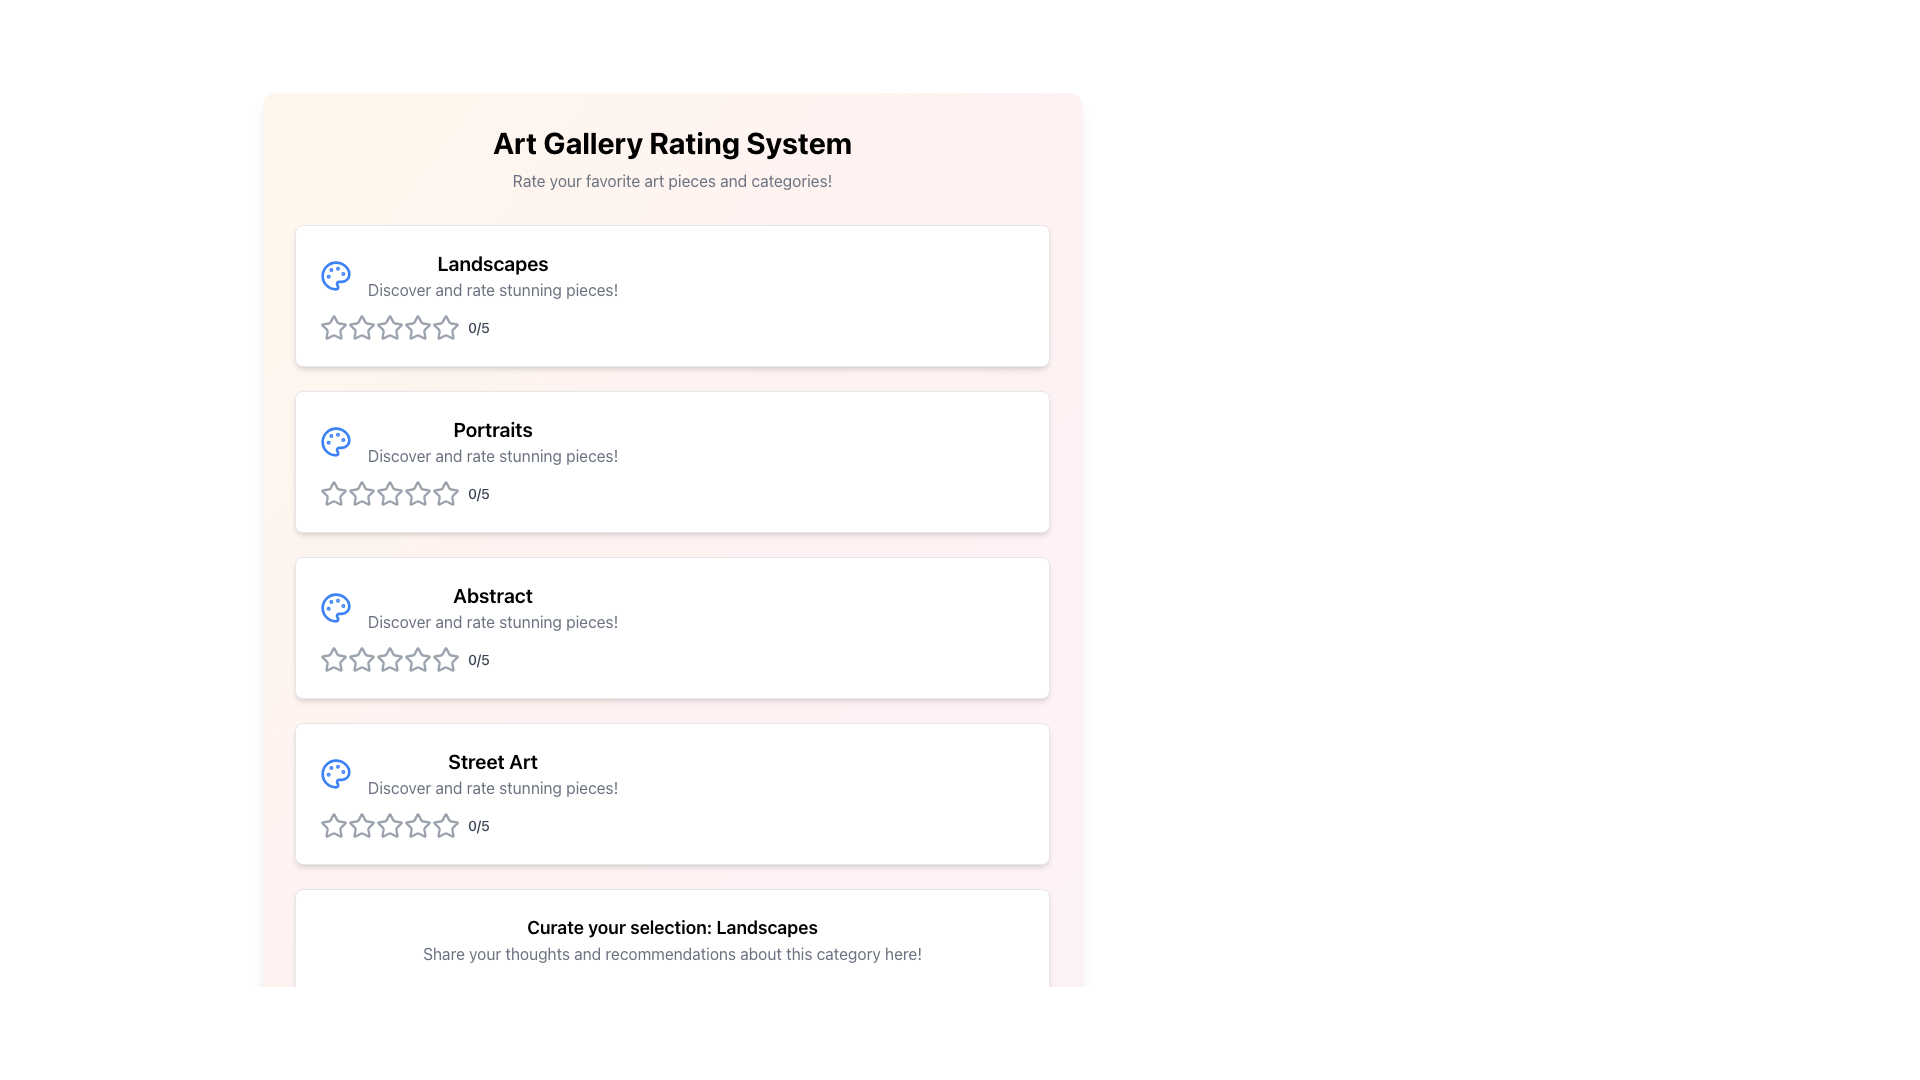 The image size is (1920, 1080). Describe the element at coordinates (445, 825) in the screenshot. I see `the fifth star icon for adjusting the rating under the 'Street Art' header` at that location.